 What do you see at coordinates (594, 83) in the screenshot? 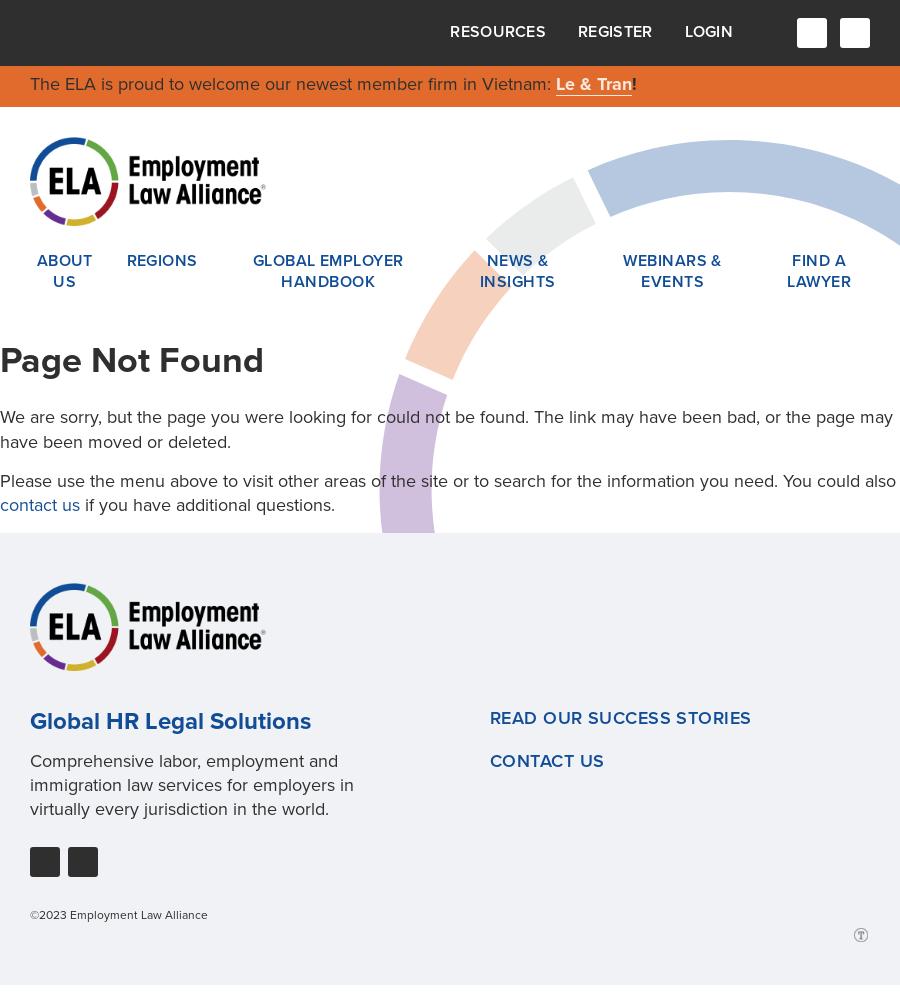
I see `'Le & Tran'` at bounding box center [594, 83].